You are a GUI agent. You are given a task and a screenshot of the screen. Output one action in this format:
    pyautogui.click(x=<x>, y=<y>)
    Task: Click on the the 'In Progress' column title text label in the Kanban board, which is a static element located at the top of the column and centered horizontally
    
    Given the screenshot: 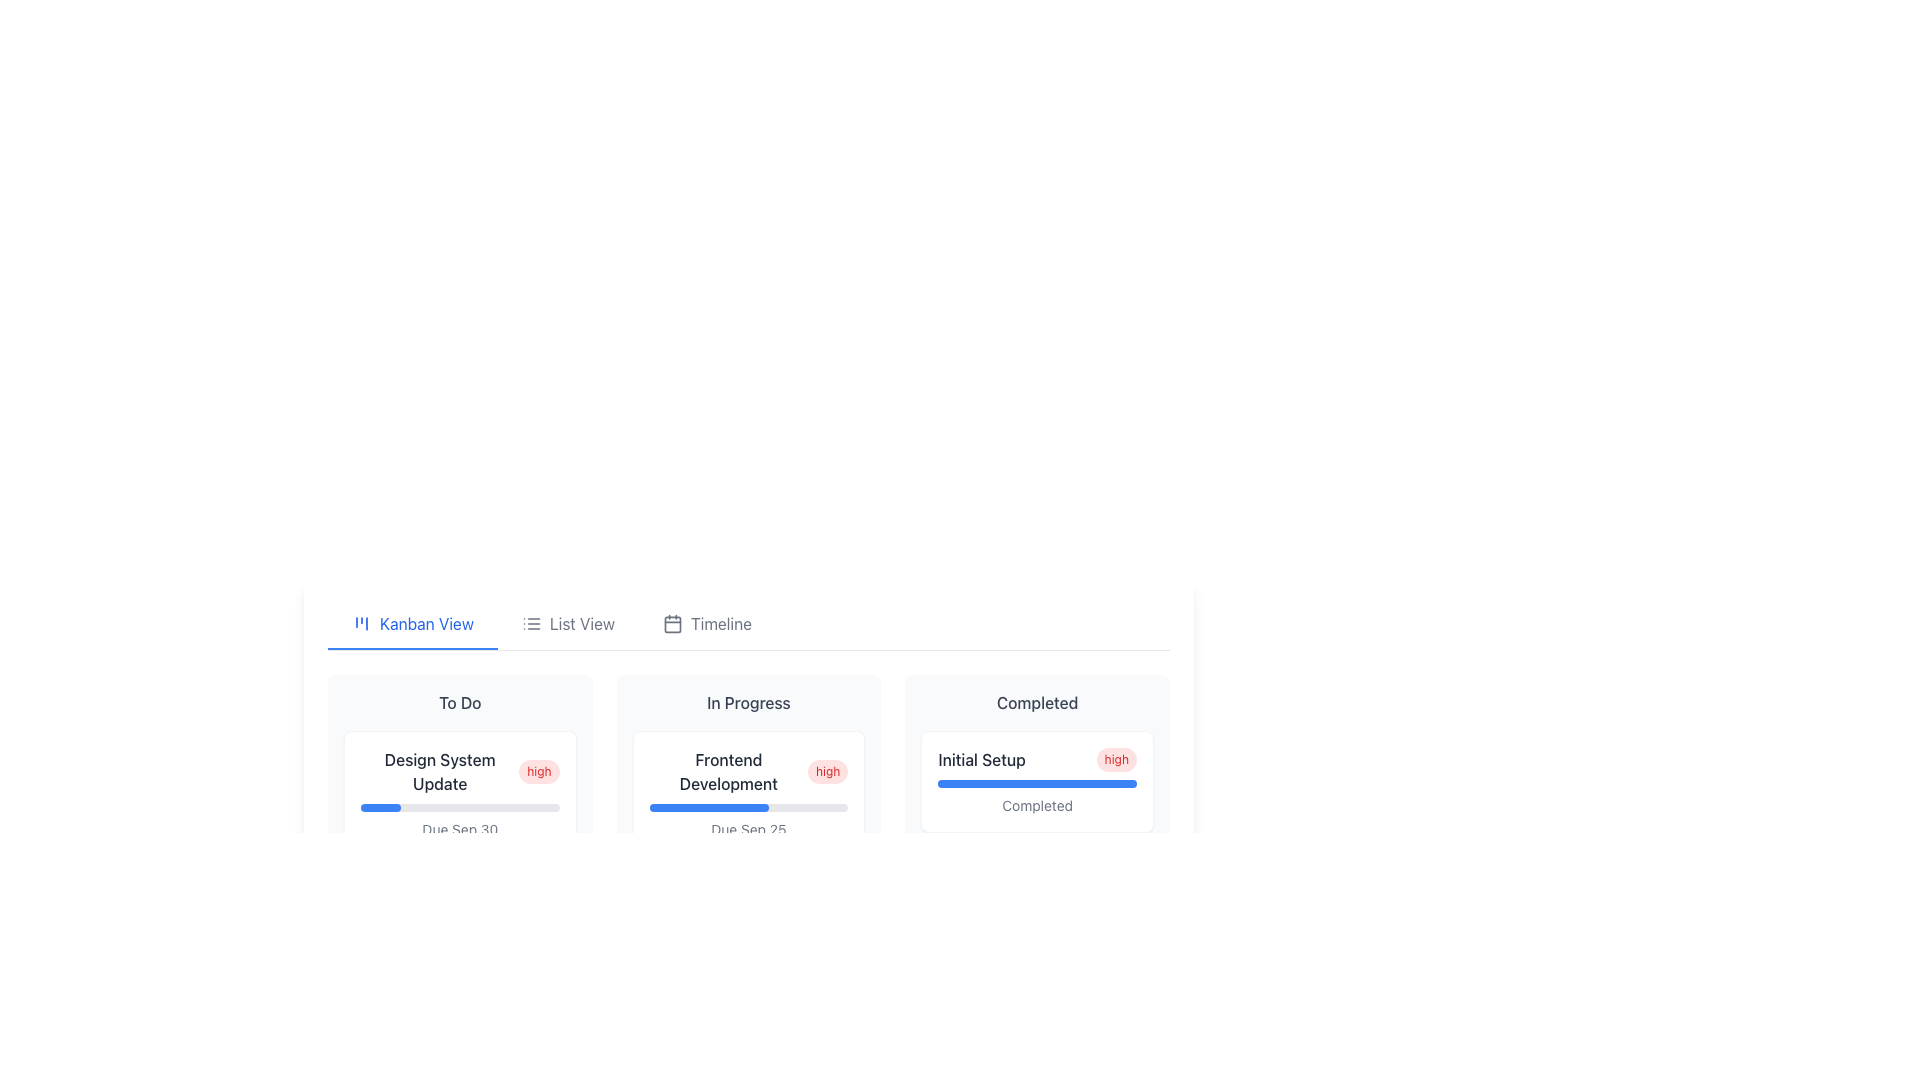 What is the action you would take?
    pyautogui.click(x=747, y=701)
    